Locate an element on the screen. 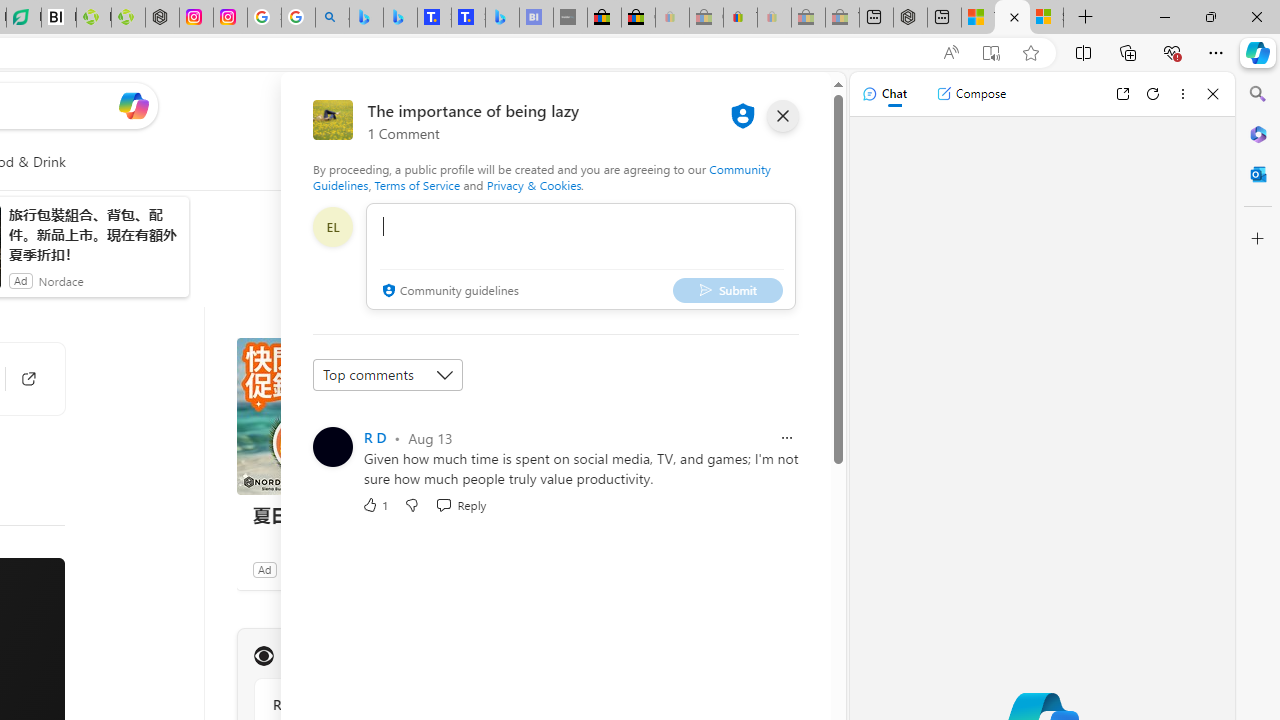  'Microsoft Bing Travel - Shangri-La Hotel Bangkok' is located at coordinates (502, 17).